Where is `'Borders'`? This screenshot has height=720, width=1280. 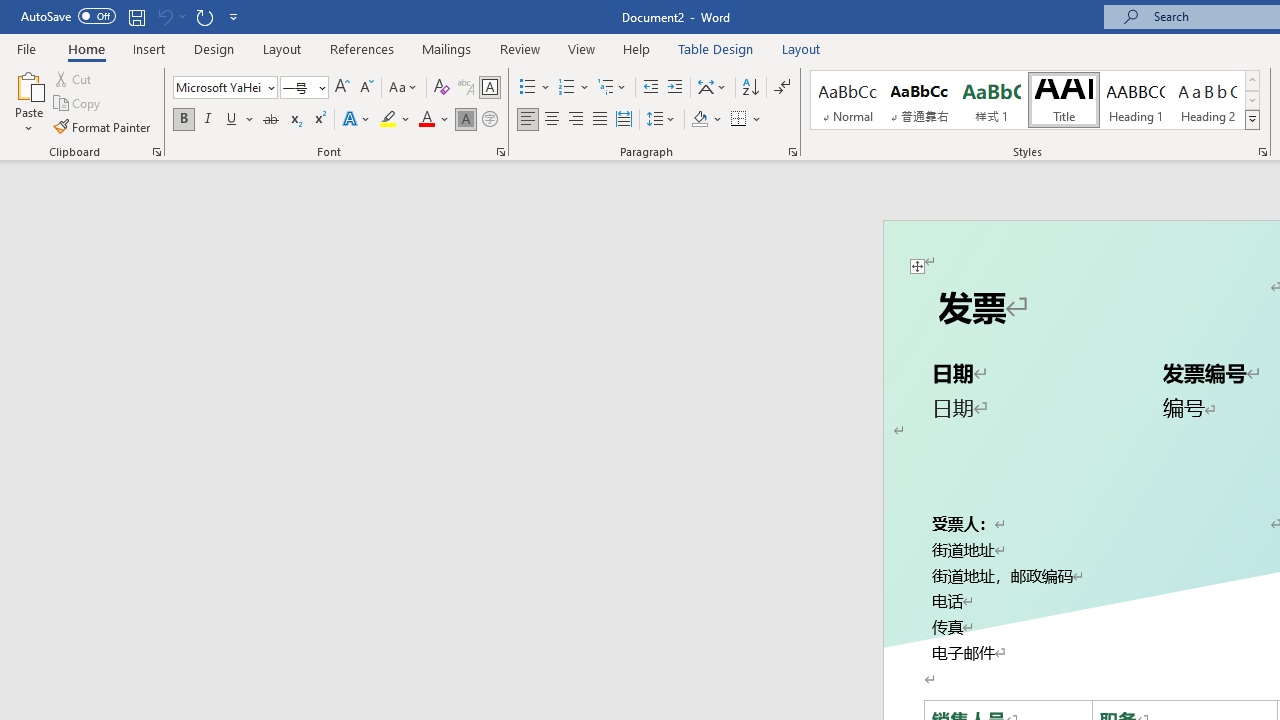 'Borders' is located at coordinates (745, 119).